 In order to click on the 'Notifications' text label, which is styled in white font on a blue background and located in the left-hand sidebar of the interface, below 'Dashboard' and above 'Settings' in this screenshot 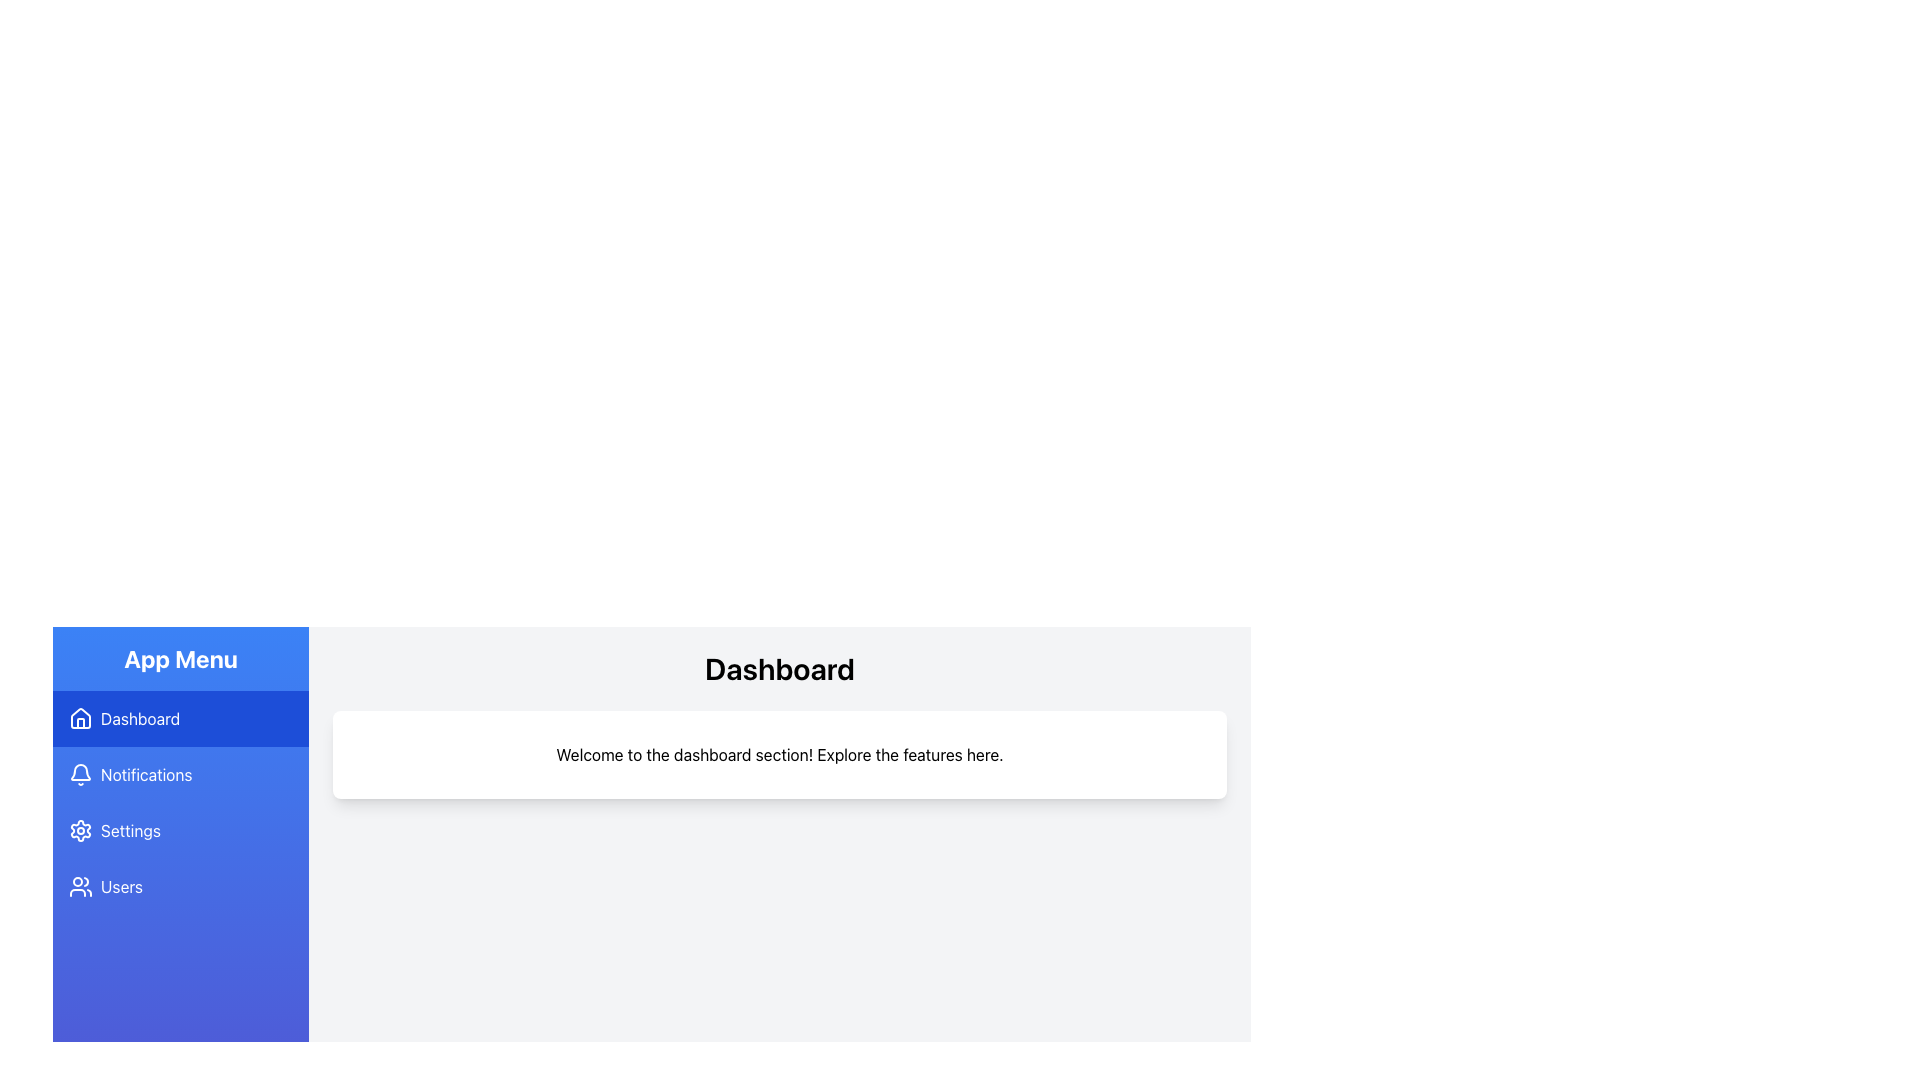, I will do `click(145, 774)`.